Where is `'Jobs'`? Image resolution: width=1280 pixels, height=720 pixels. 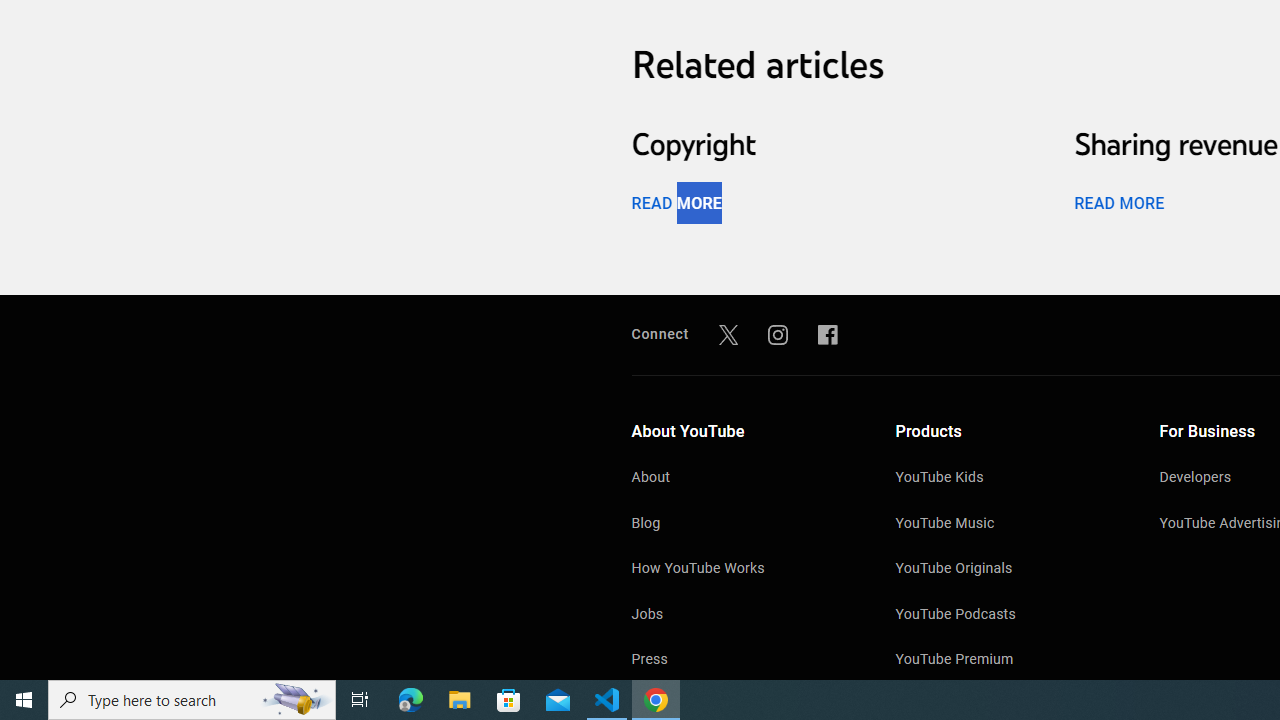 'Jobs' is located at coordinates (742, 615).